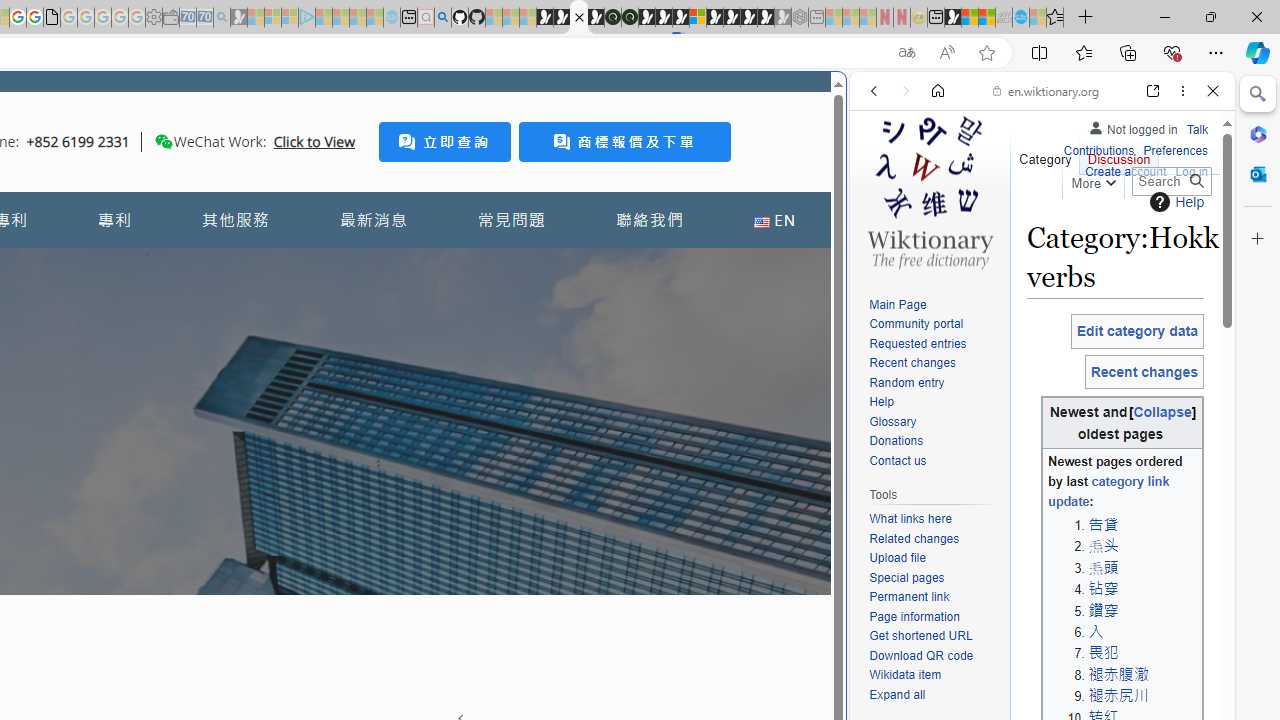 The width and height of the screenshot is (1280, 720). What do you see at coordinates (909, 518) in the screenshot?
I see `'What links here'` at bounding box center [909, 518].